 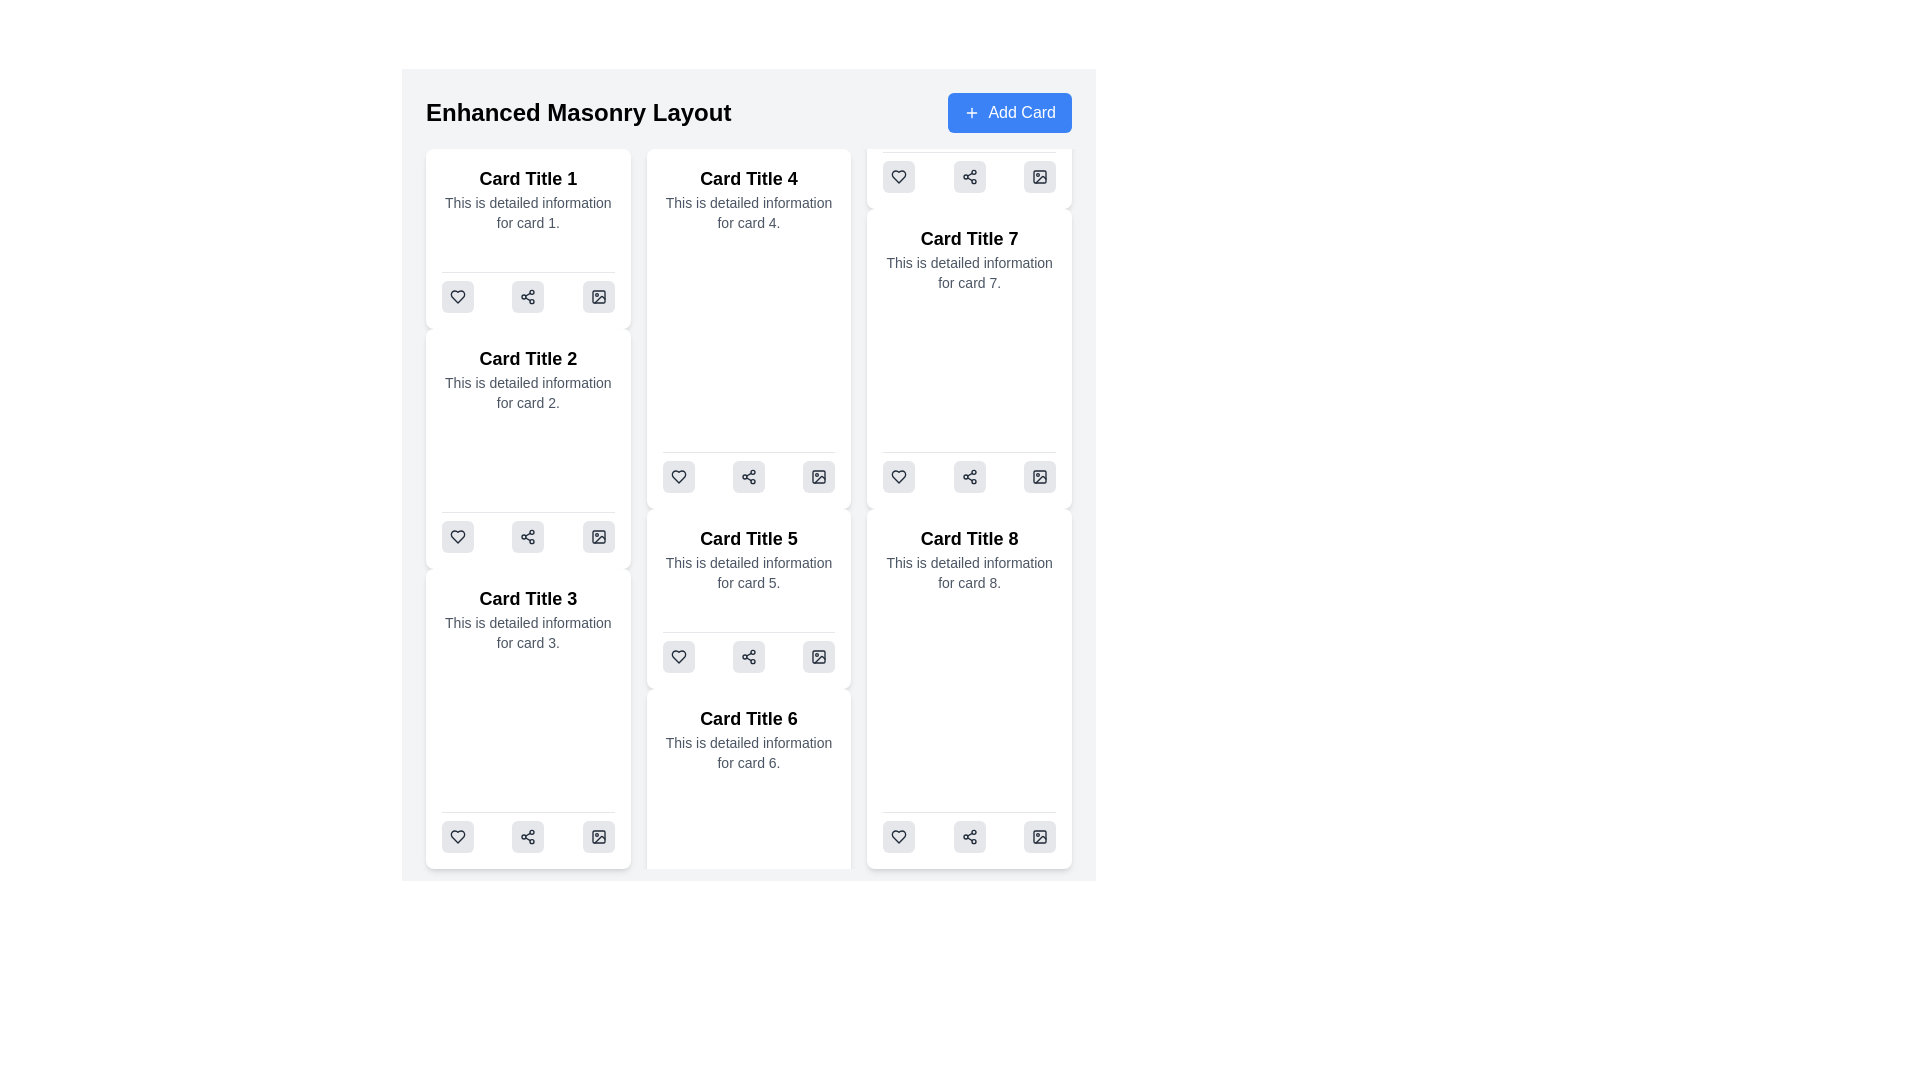 I want to click on the heart-shaped icon located at the bottom of 'Card Title 4' to like or mark as favorite, so click(x=678, y=477).